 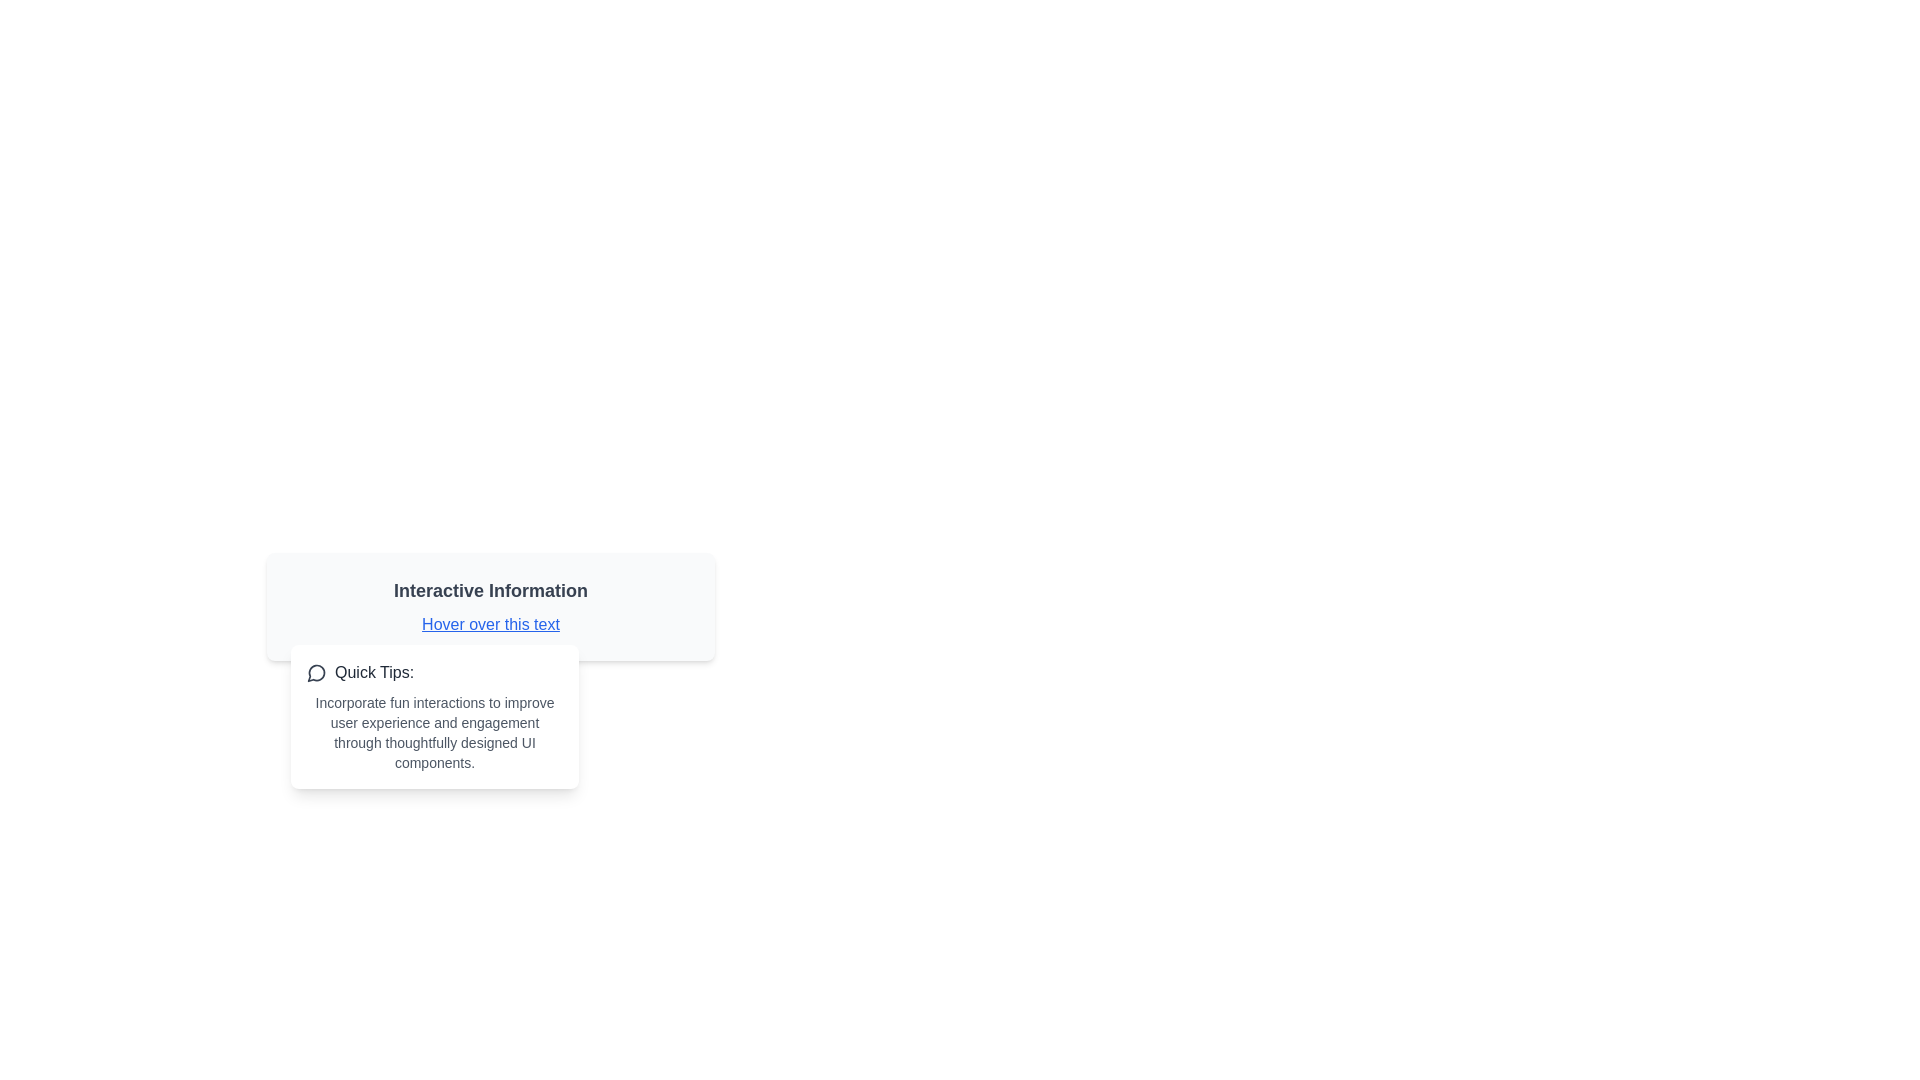 What do you see at coordinates (434, 716) in the screenshot?
I see `the tooltip or informational pop-up box that appears beneath the text link labeled 'Hover over this text'` at bounding box center [434, 716].